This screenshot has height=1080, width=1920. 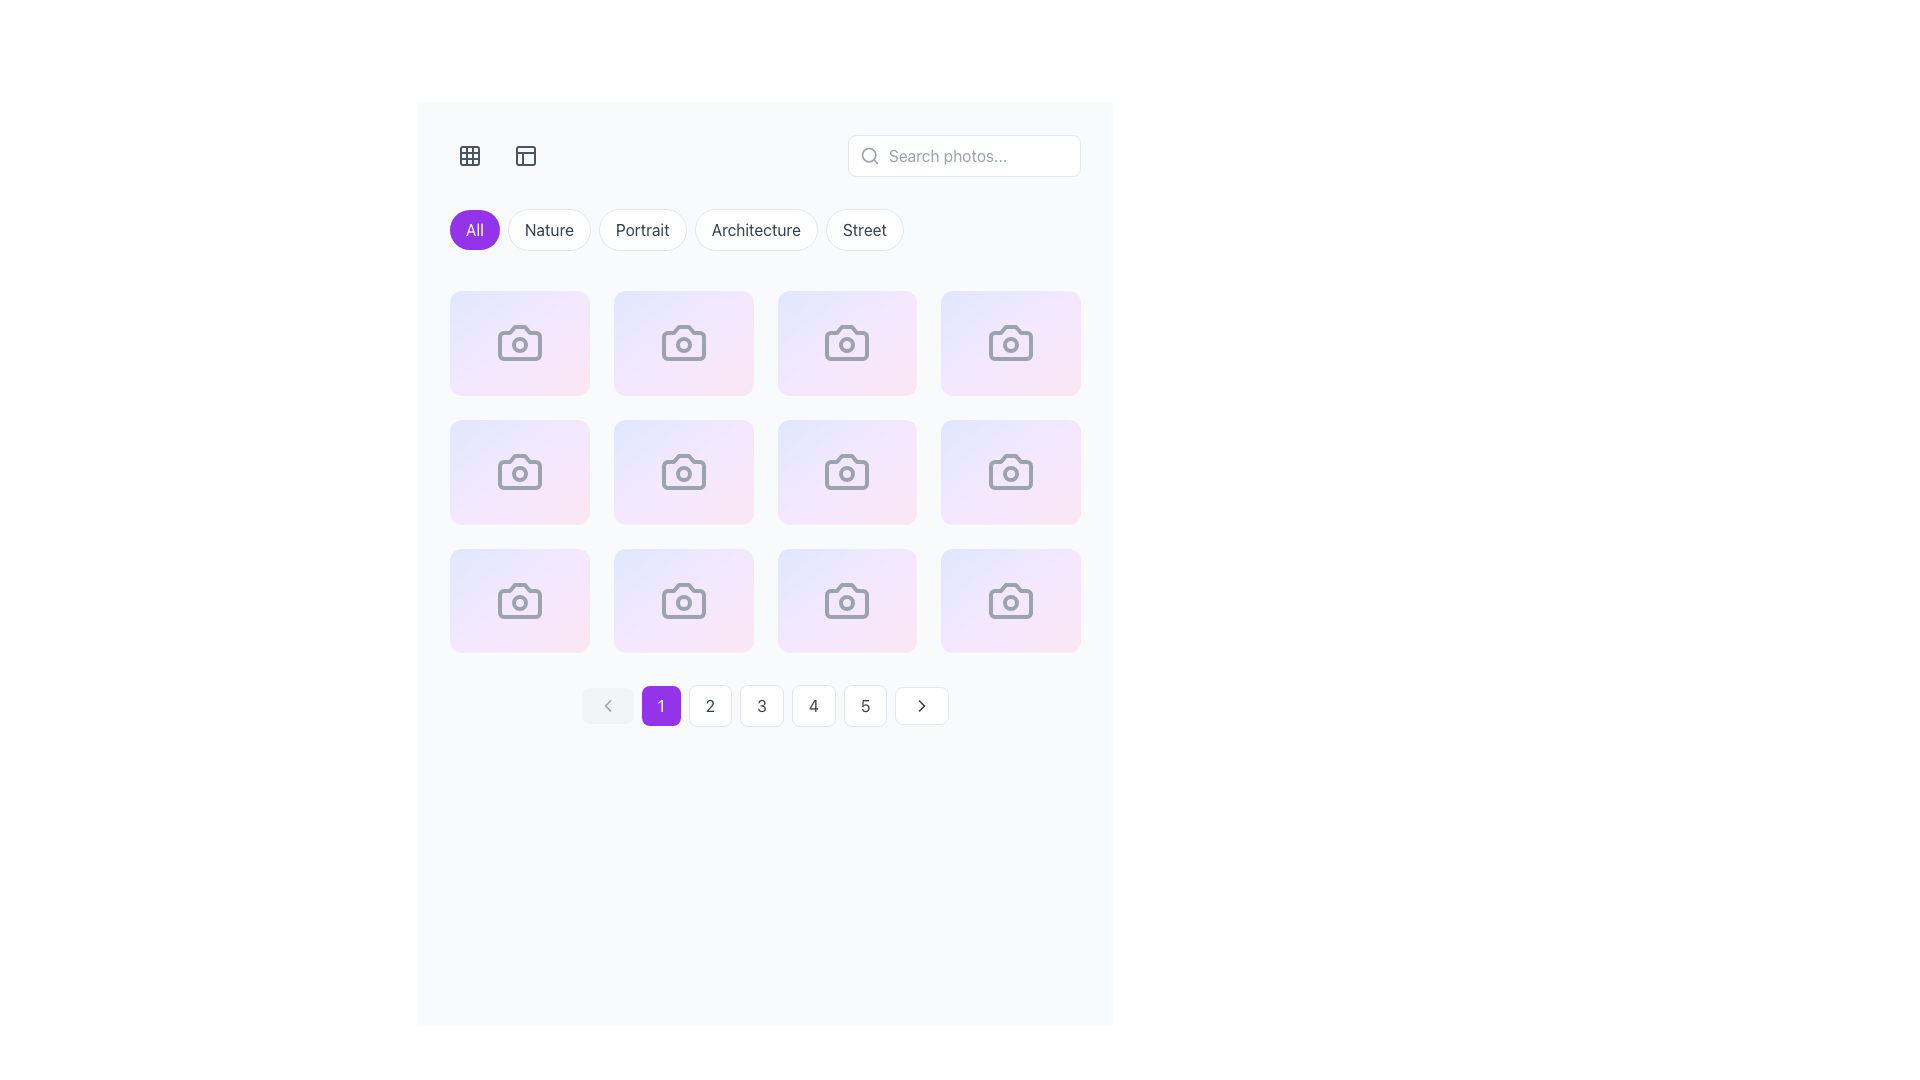 What do you see at coordinates (606, 705) in the screenshot?
I see `the disabled previous page button located in the horizontal pagination bar below the grid of image thumbnails, which is the first button on the left` at bounding box center [606, 705].